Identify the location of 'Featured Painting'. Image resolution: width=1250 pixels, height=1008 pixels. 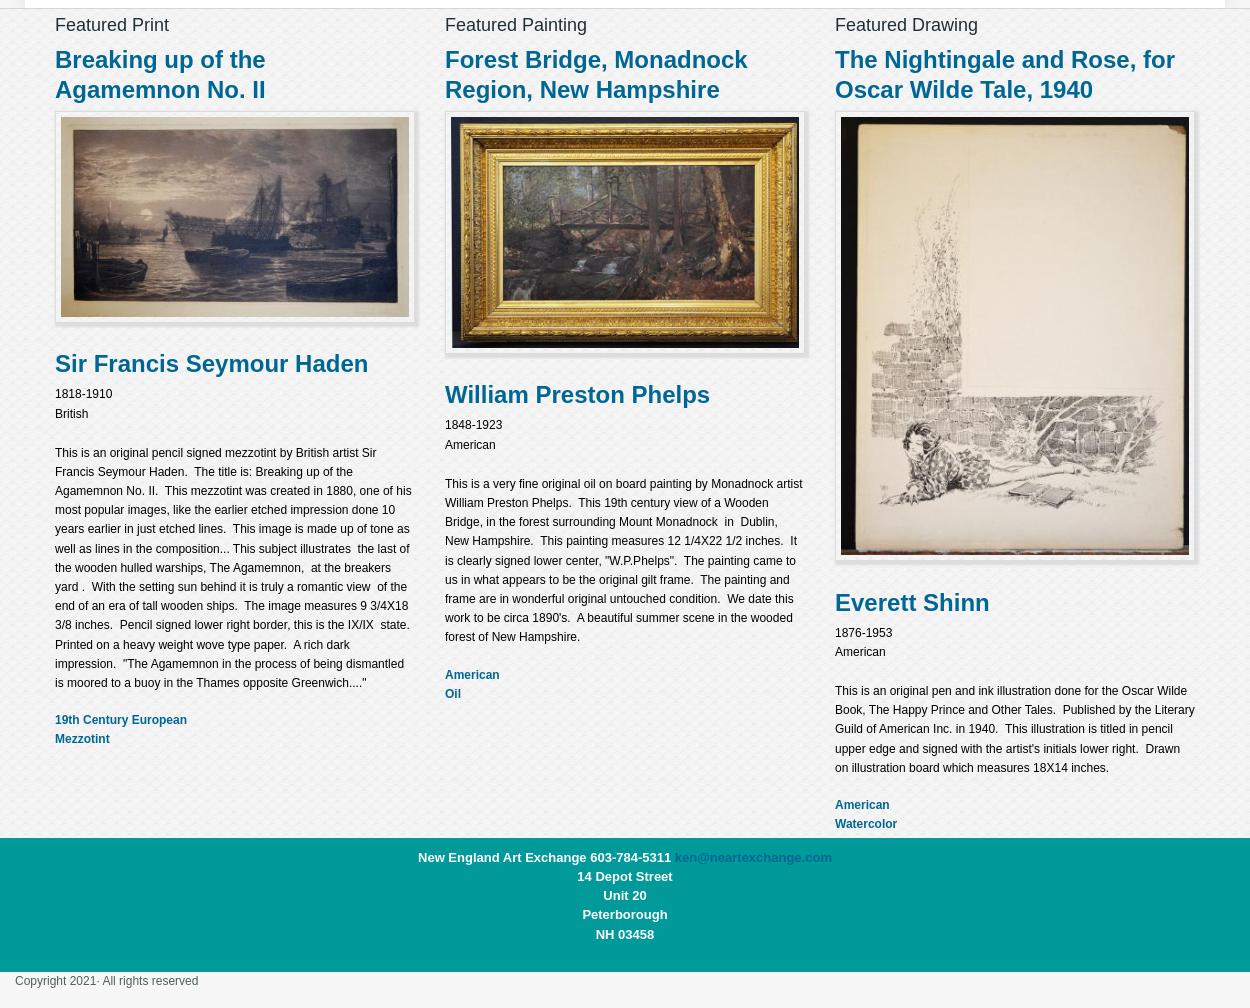
(444, 23).